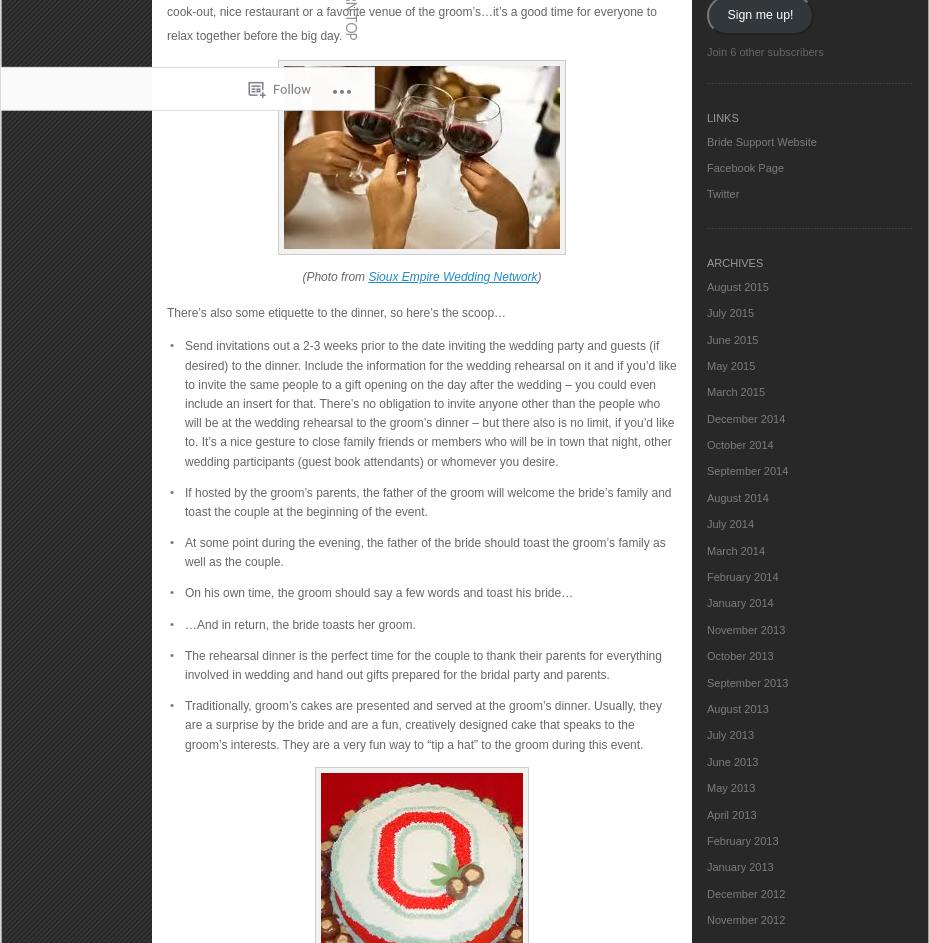 Image resolution: width=930 pixels, height=943 pixels. Describe the element at coordinates (427, 500) in the screenshot. I see `'If hosted by the groom’s parents, the father of the groom will welcome the bride’s family and toast the couple at the beginning of the event.'` at that location.